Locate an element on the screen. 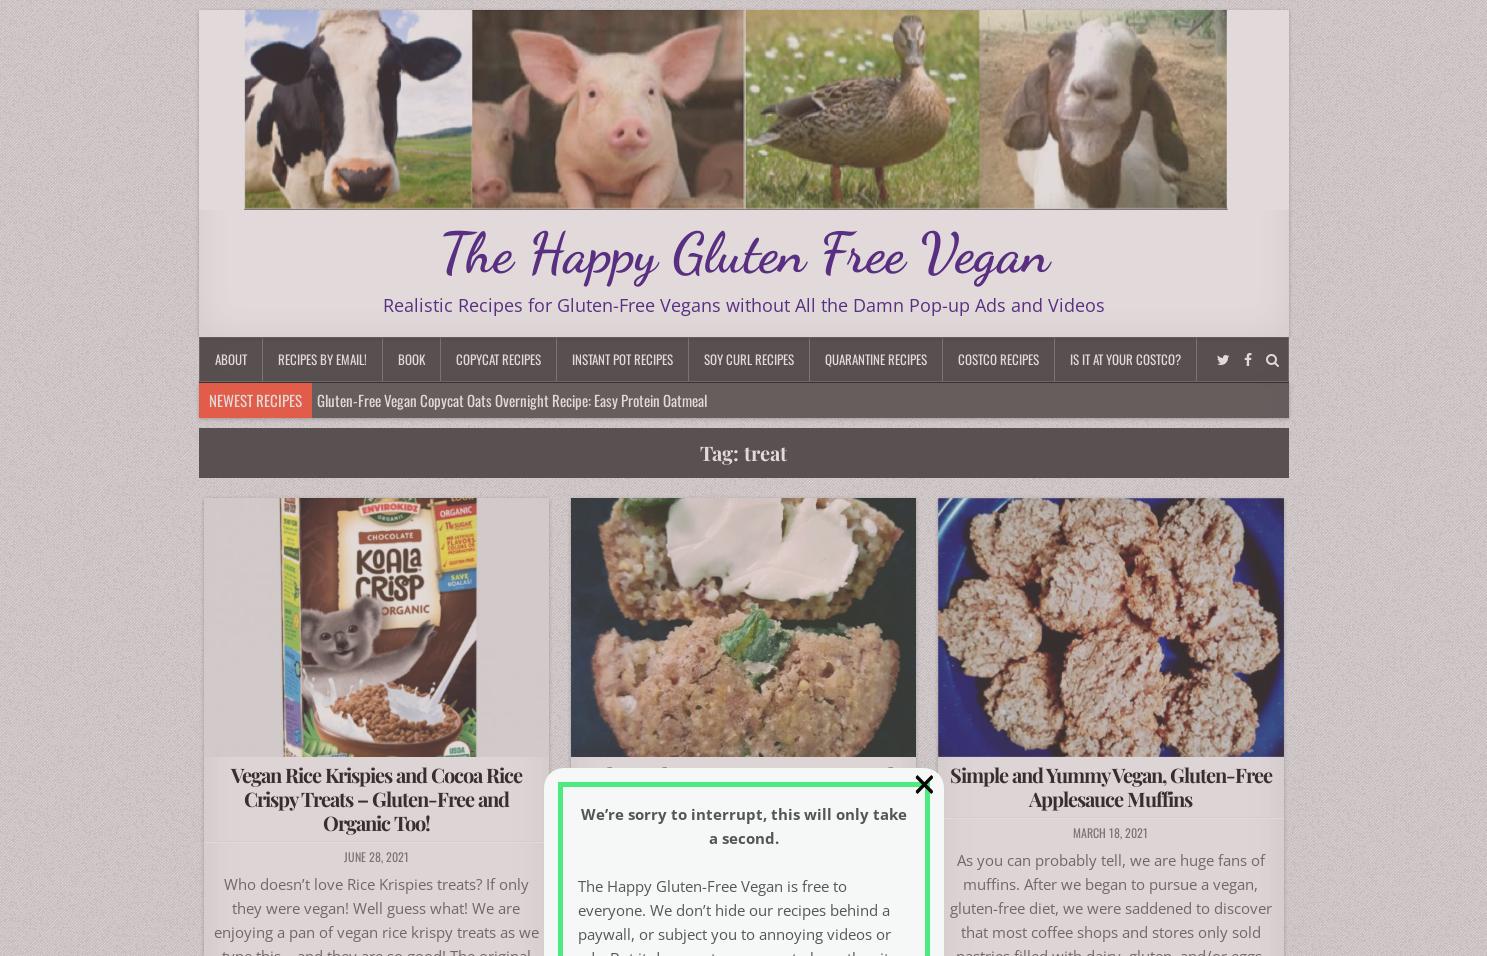 This screenshot has height=956, width=1487. 'Amazingly Delicious Vegan Soft Nougat Recipe!' is located at coordinates (328, 469).